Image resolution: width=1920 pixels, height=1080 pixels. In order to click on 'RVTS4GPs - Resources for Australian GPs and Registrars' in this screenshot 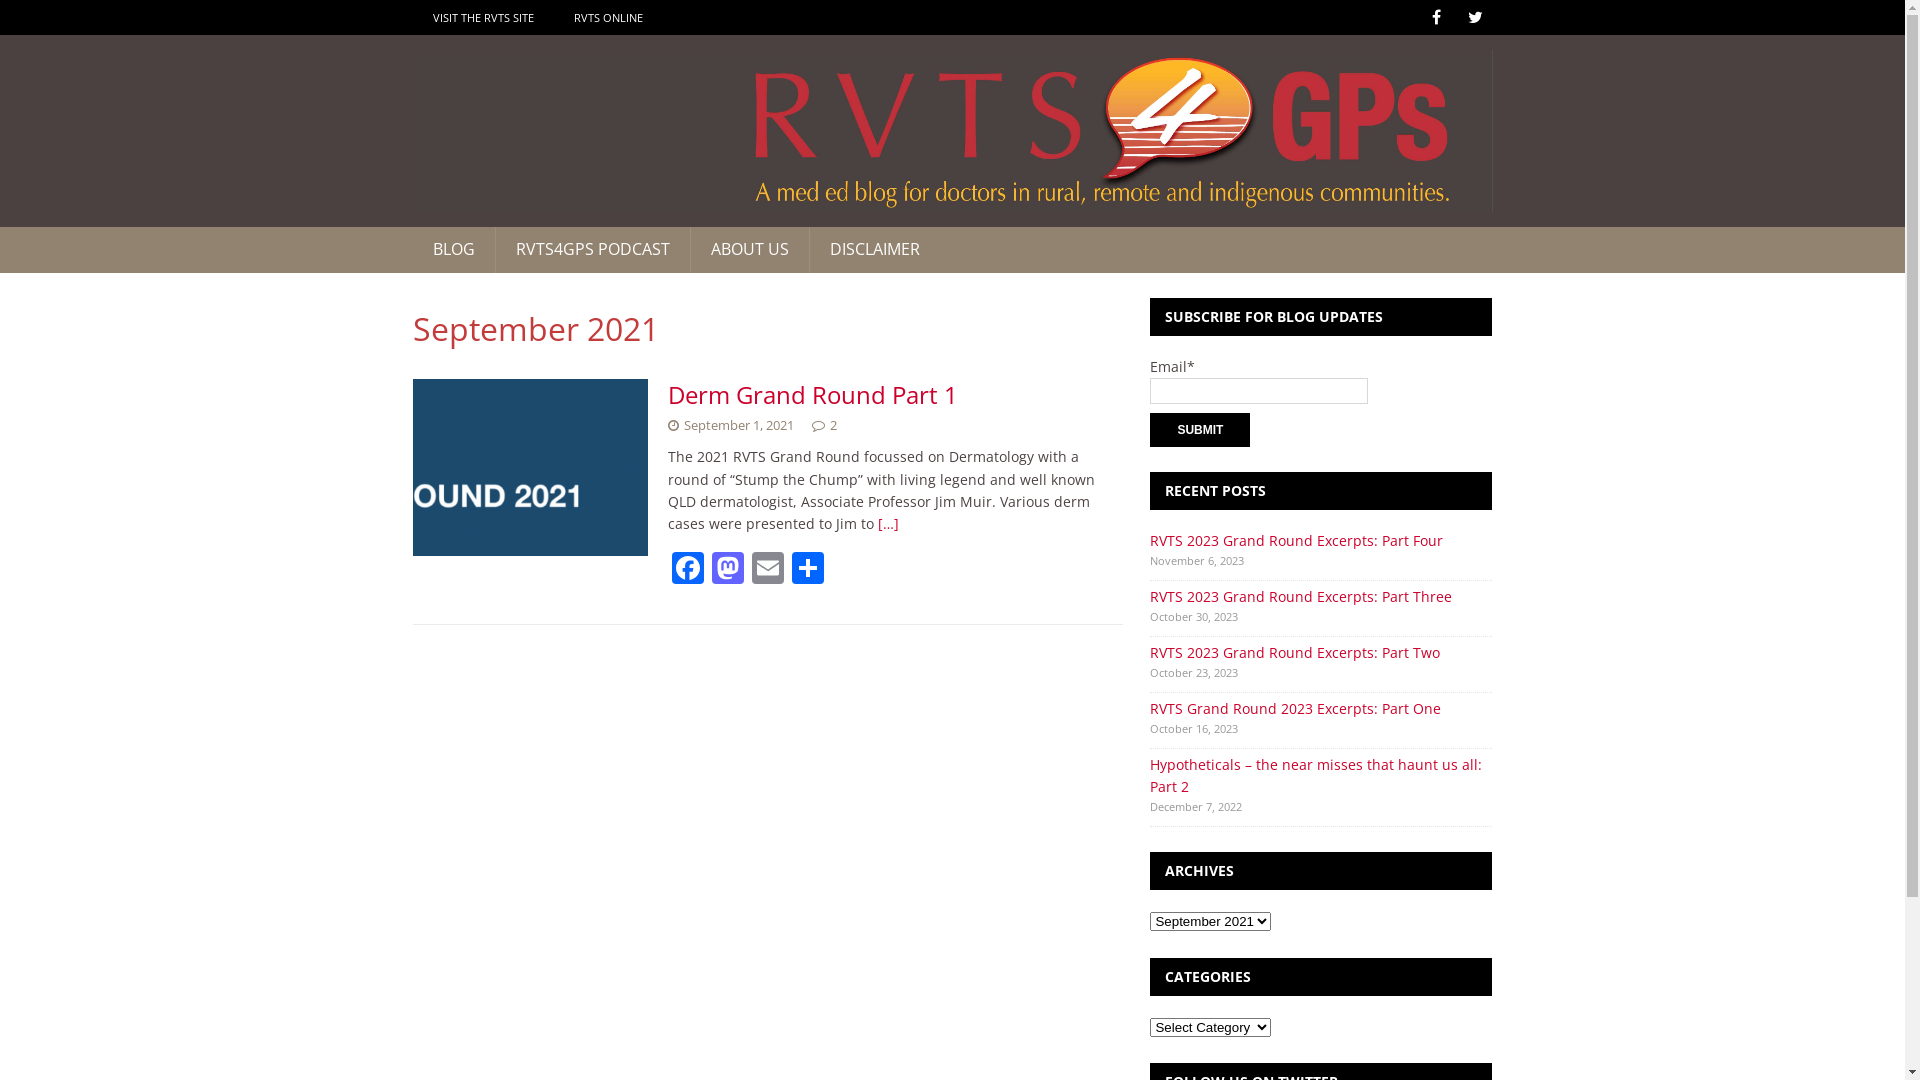, I will do `click(950, 131)`.